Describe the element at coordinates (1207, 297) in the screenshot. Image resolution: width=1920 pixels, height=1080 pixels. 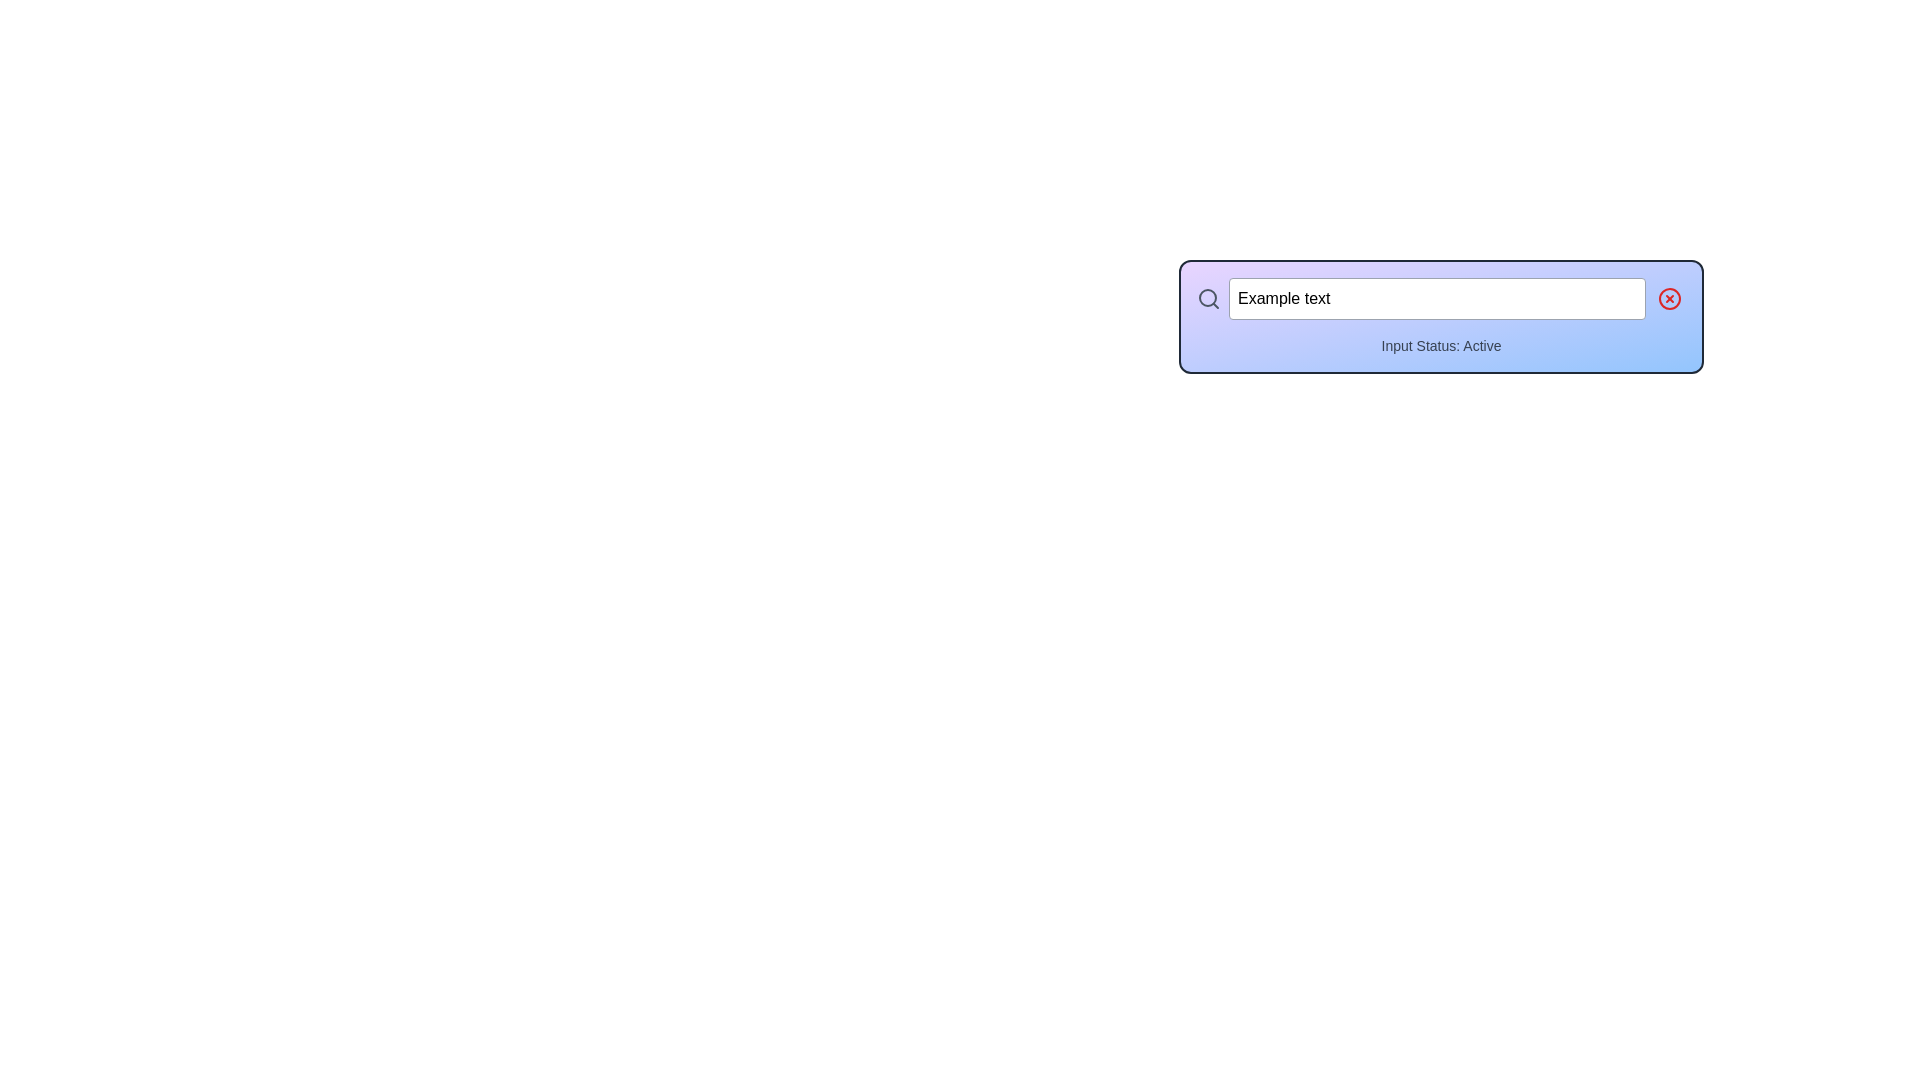
I see `the circular outline of the magnifying glass icon, which is positioned towards the left side near the handle intersection of the SVG image` at that location.